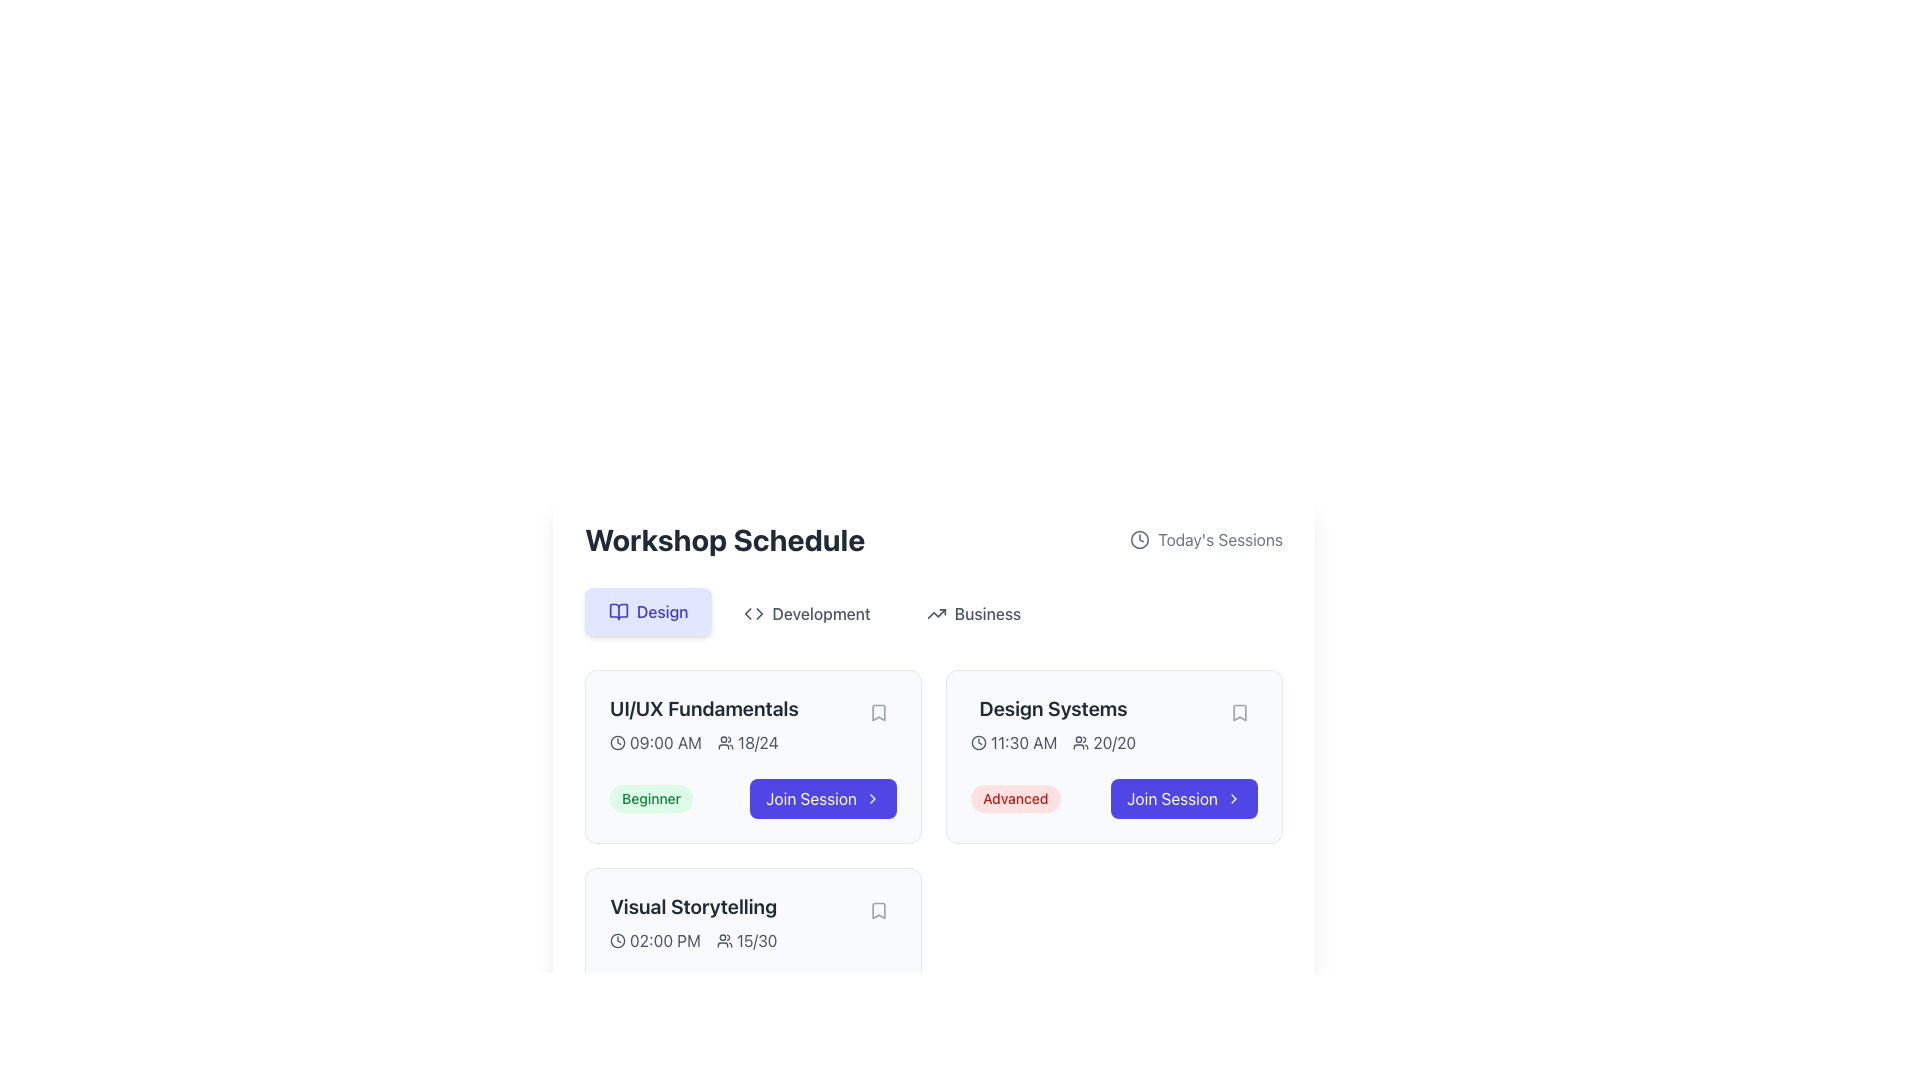 The width and height of the screenshot is (1920, 1080). I want to click on the small group of people icon, which is a minimalist line-drawing style, located near the center-left area of the 'UI/UX Fundamentals' card in the 'Workshop Schedule' section, so click(724, 743).